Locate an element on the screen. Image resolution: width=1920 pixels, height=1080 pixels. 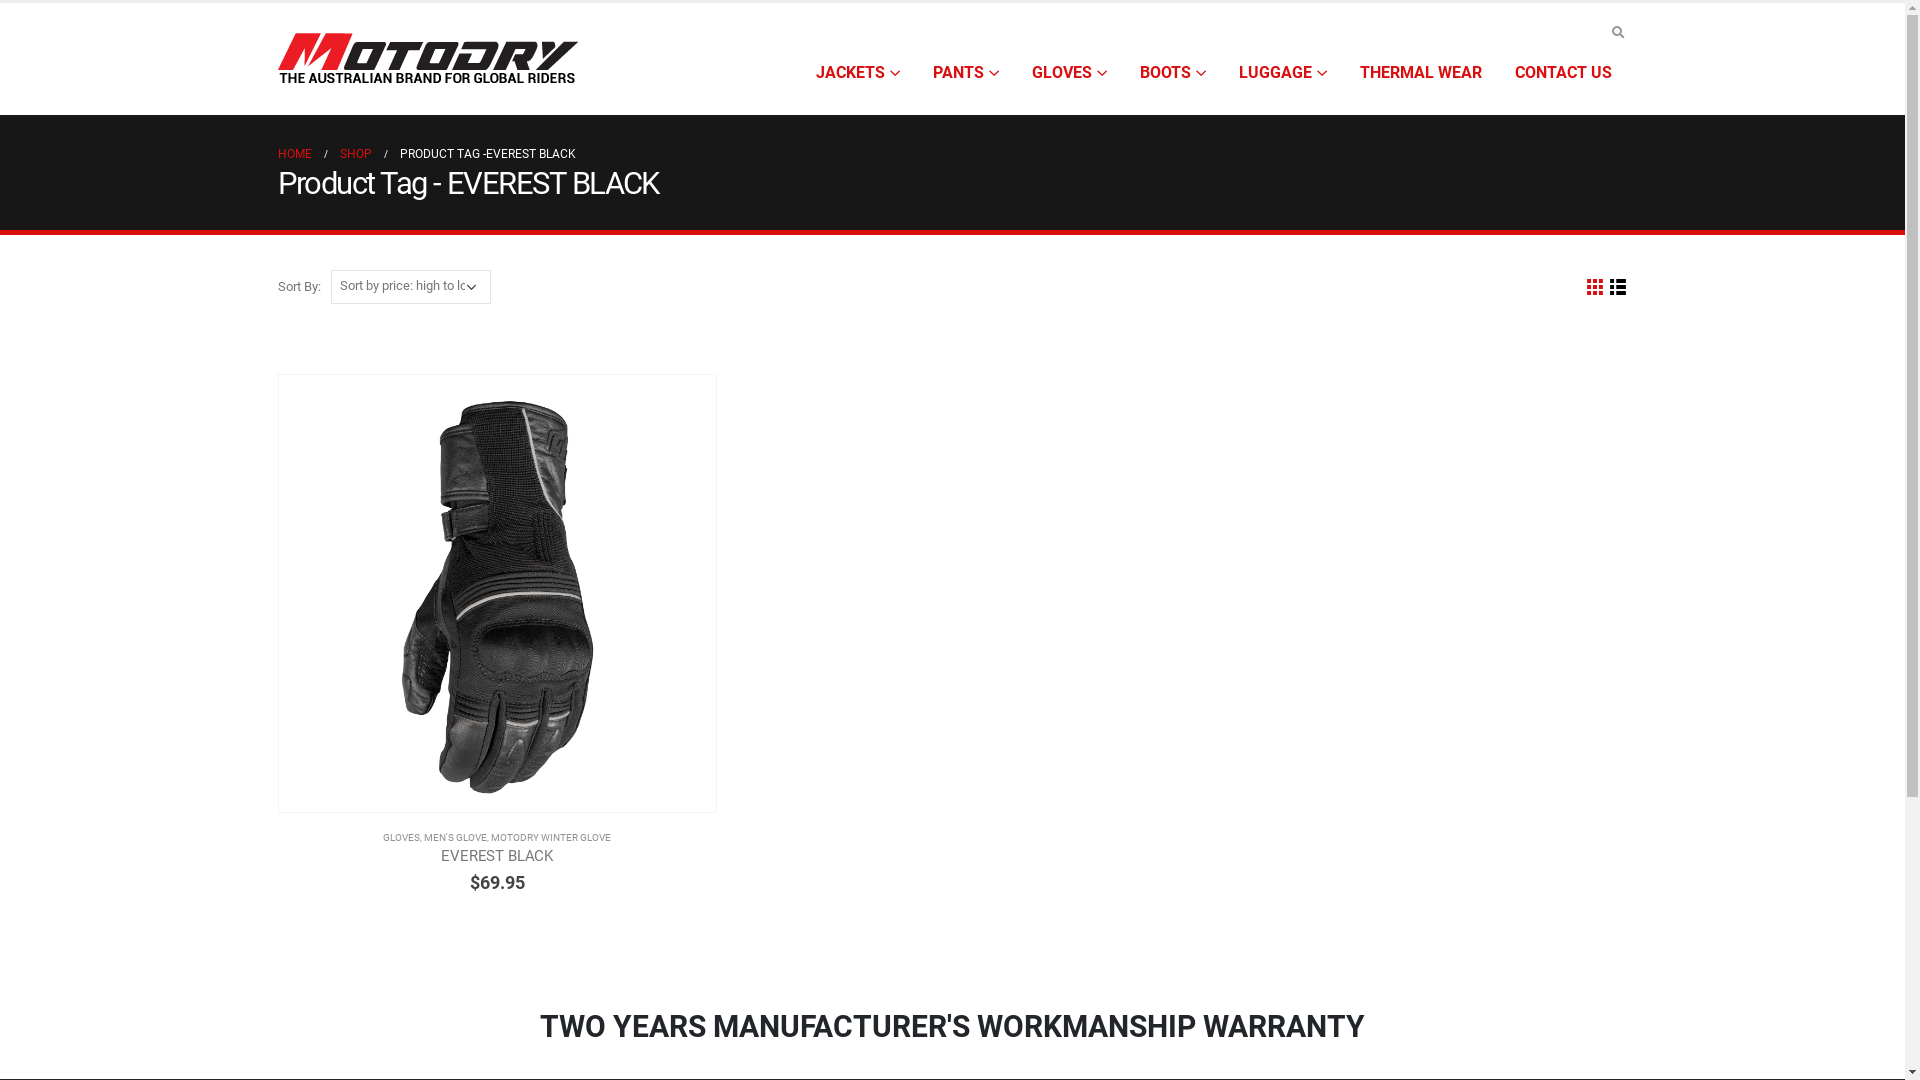
'BOOTS' is located at coordinates (1172, 72).